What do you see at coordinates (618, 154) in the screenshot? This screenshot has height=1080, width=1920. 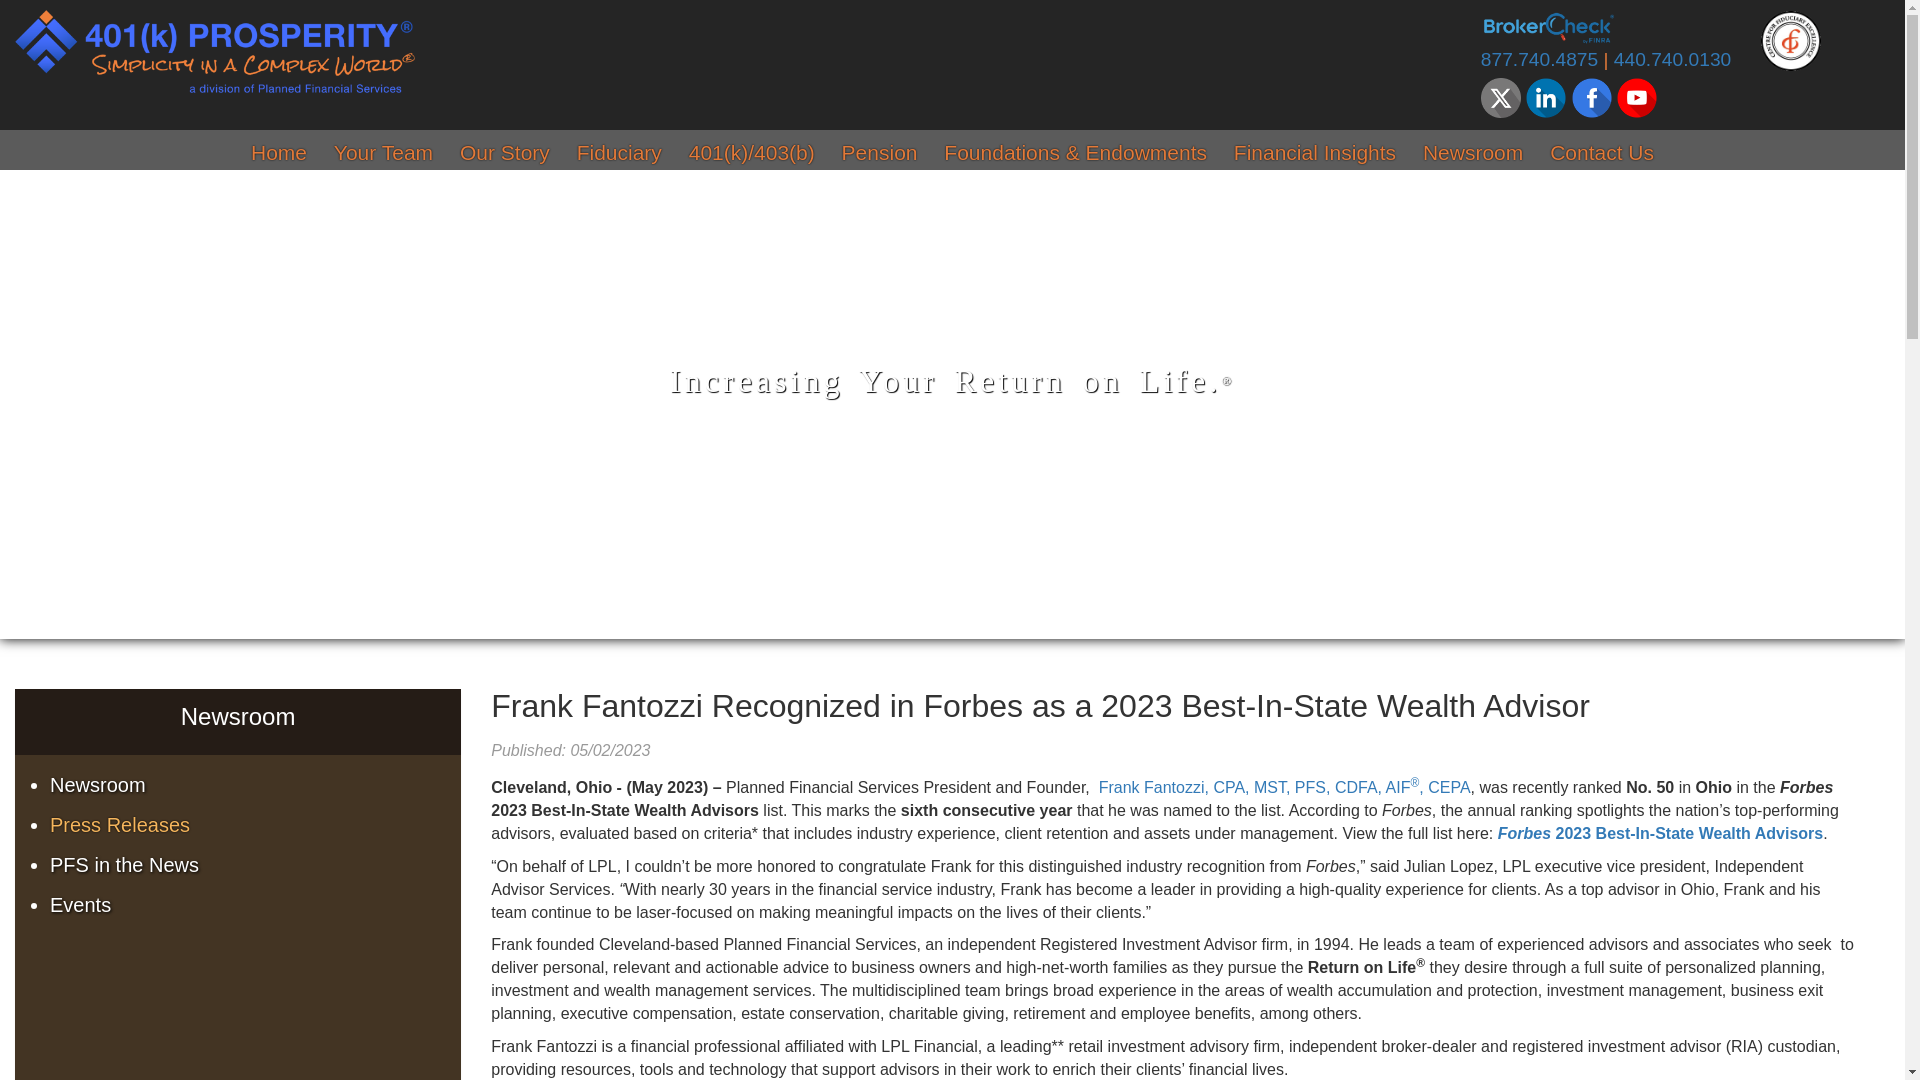 I see `'Fiduciary'` at bounding box center [618, 154].